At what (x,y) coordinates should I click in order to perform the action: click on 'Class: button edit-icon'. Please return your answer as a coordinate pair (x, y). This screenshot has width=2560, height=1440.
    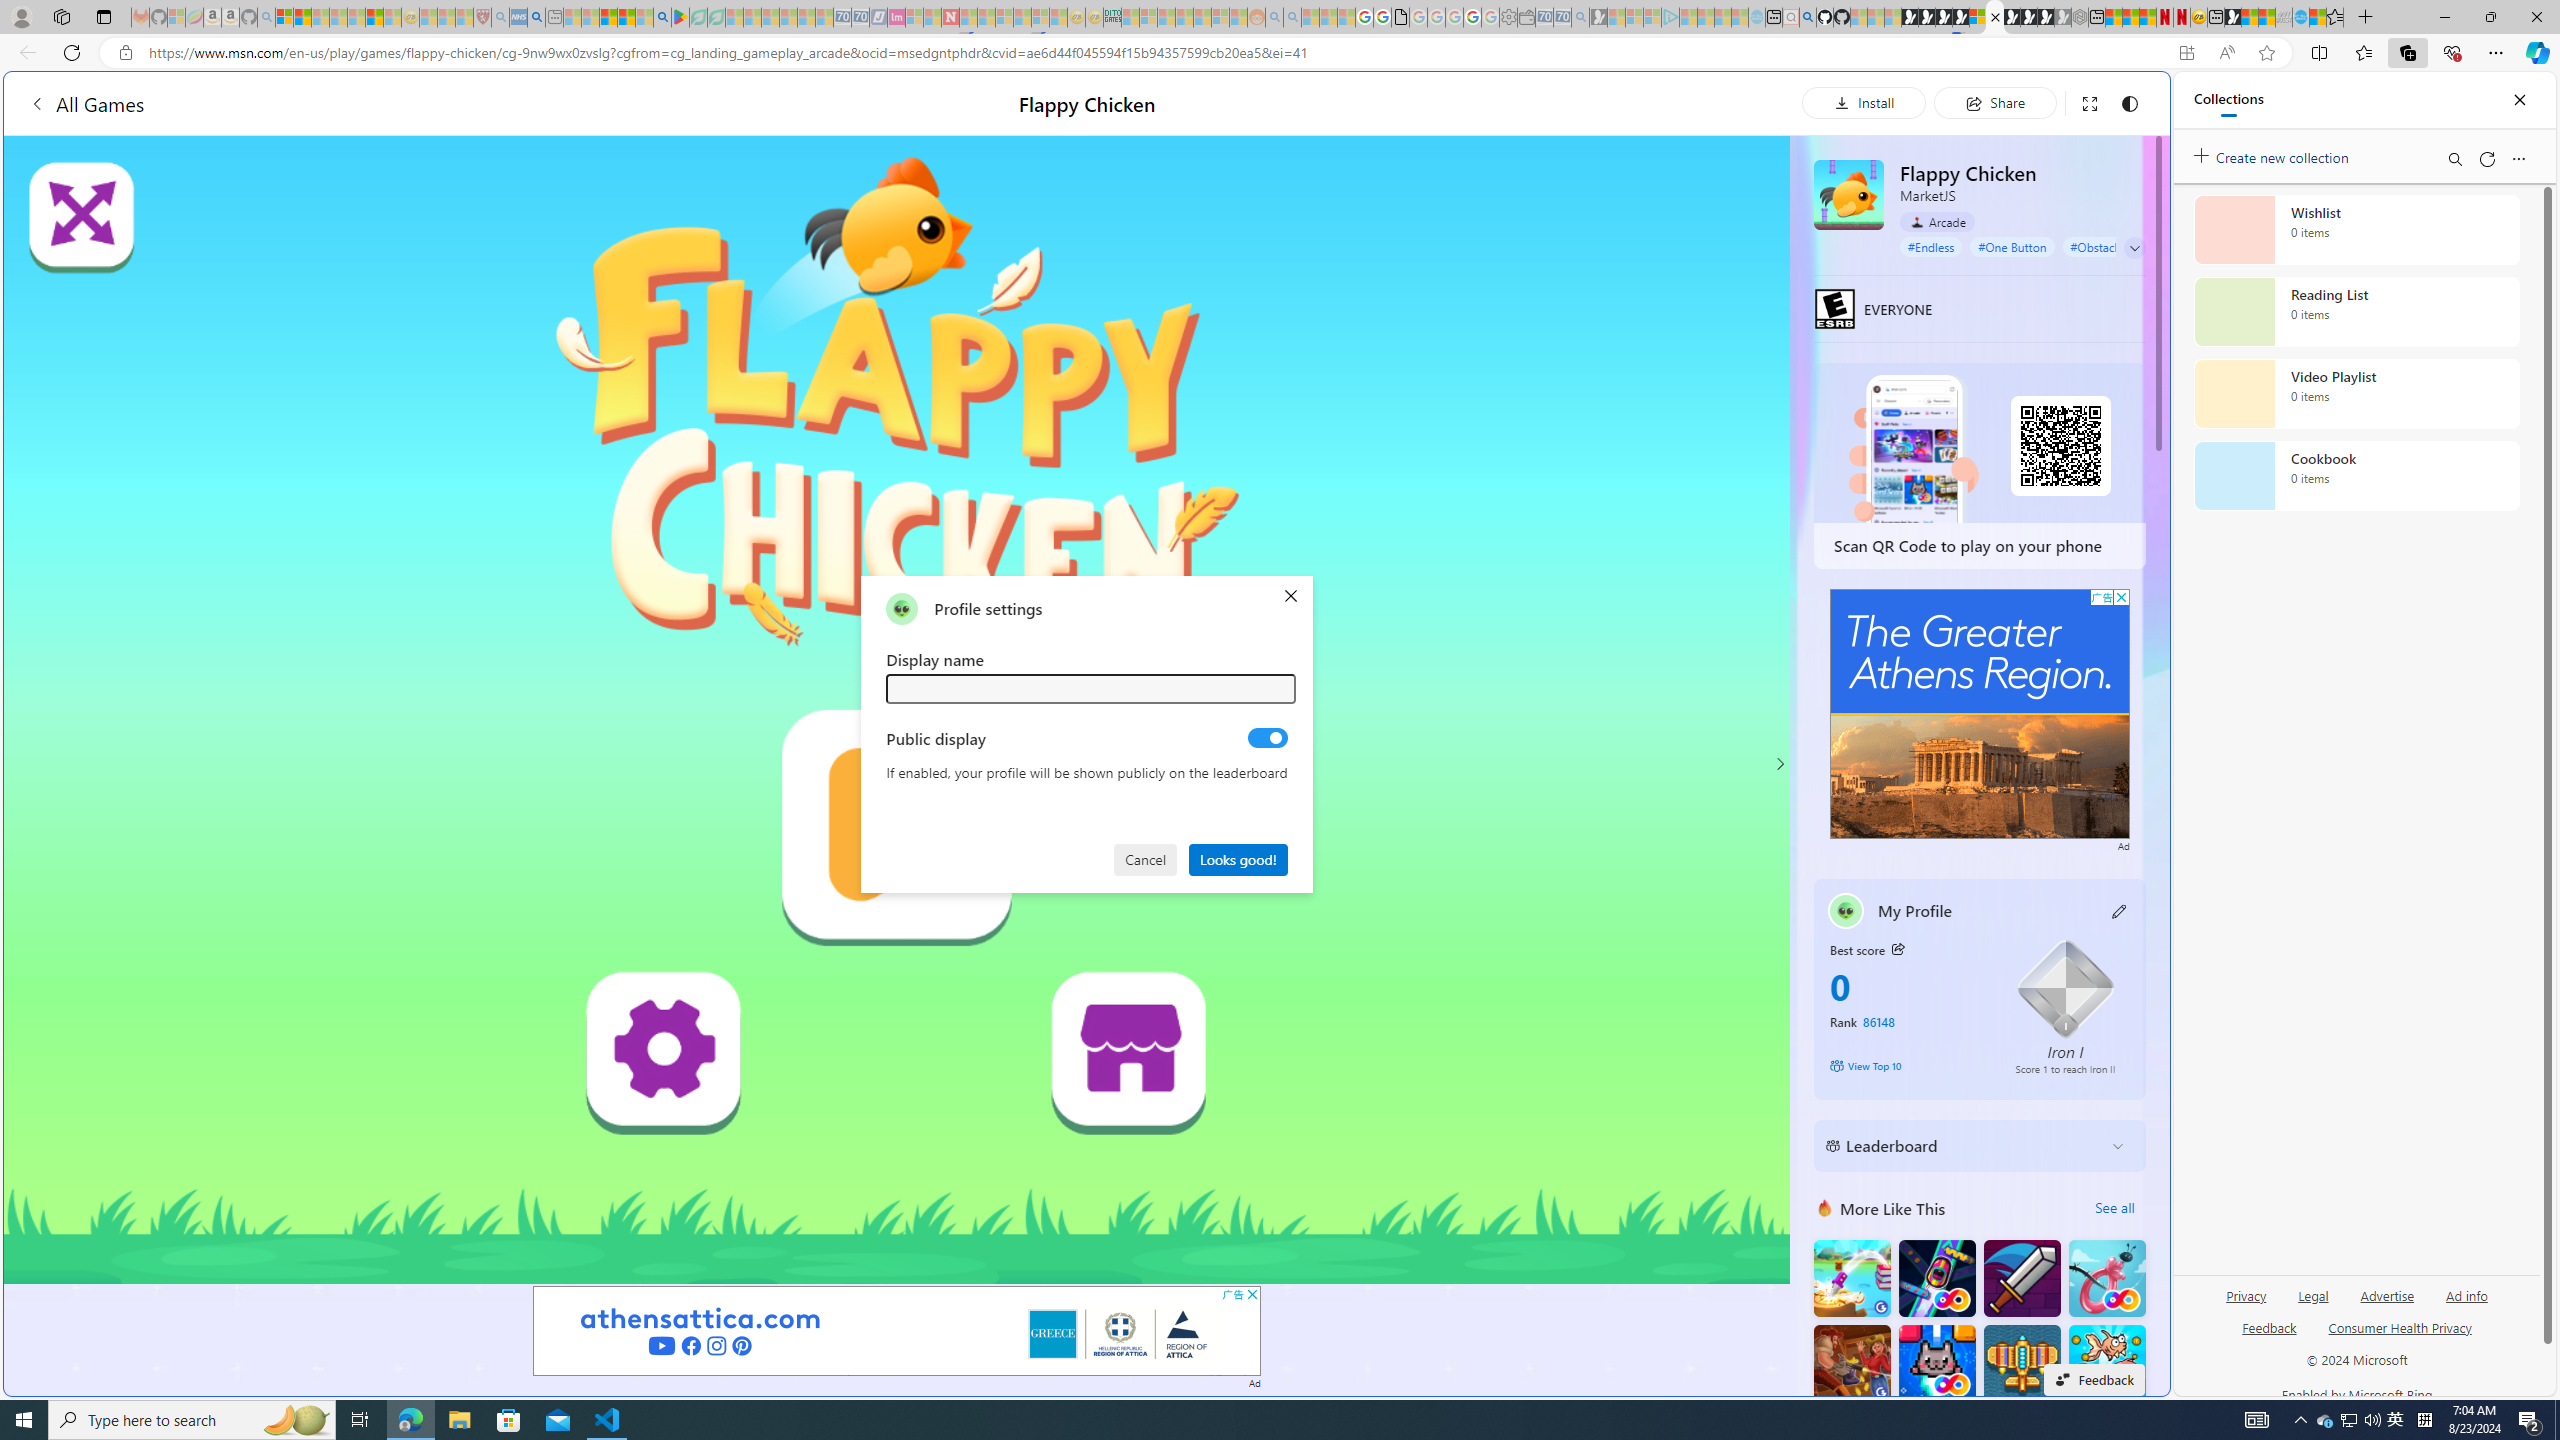
    Looking at the image, I should click on (2119, 909).